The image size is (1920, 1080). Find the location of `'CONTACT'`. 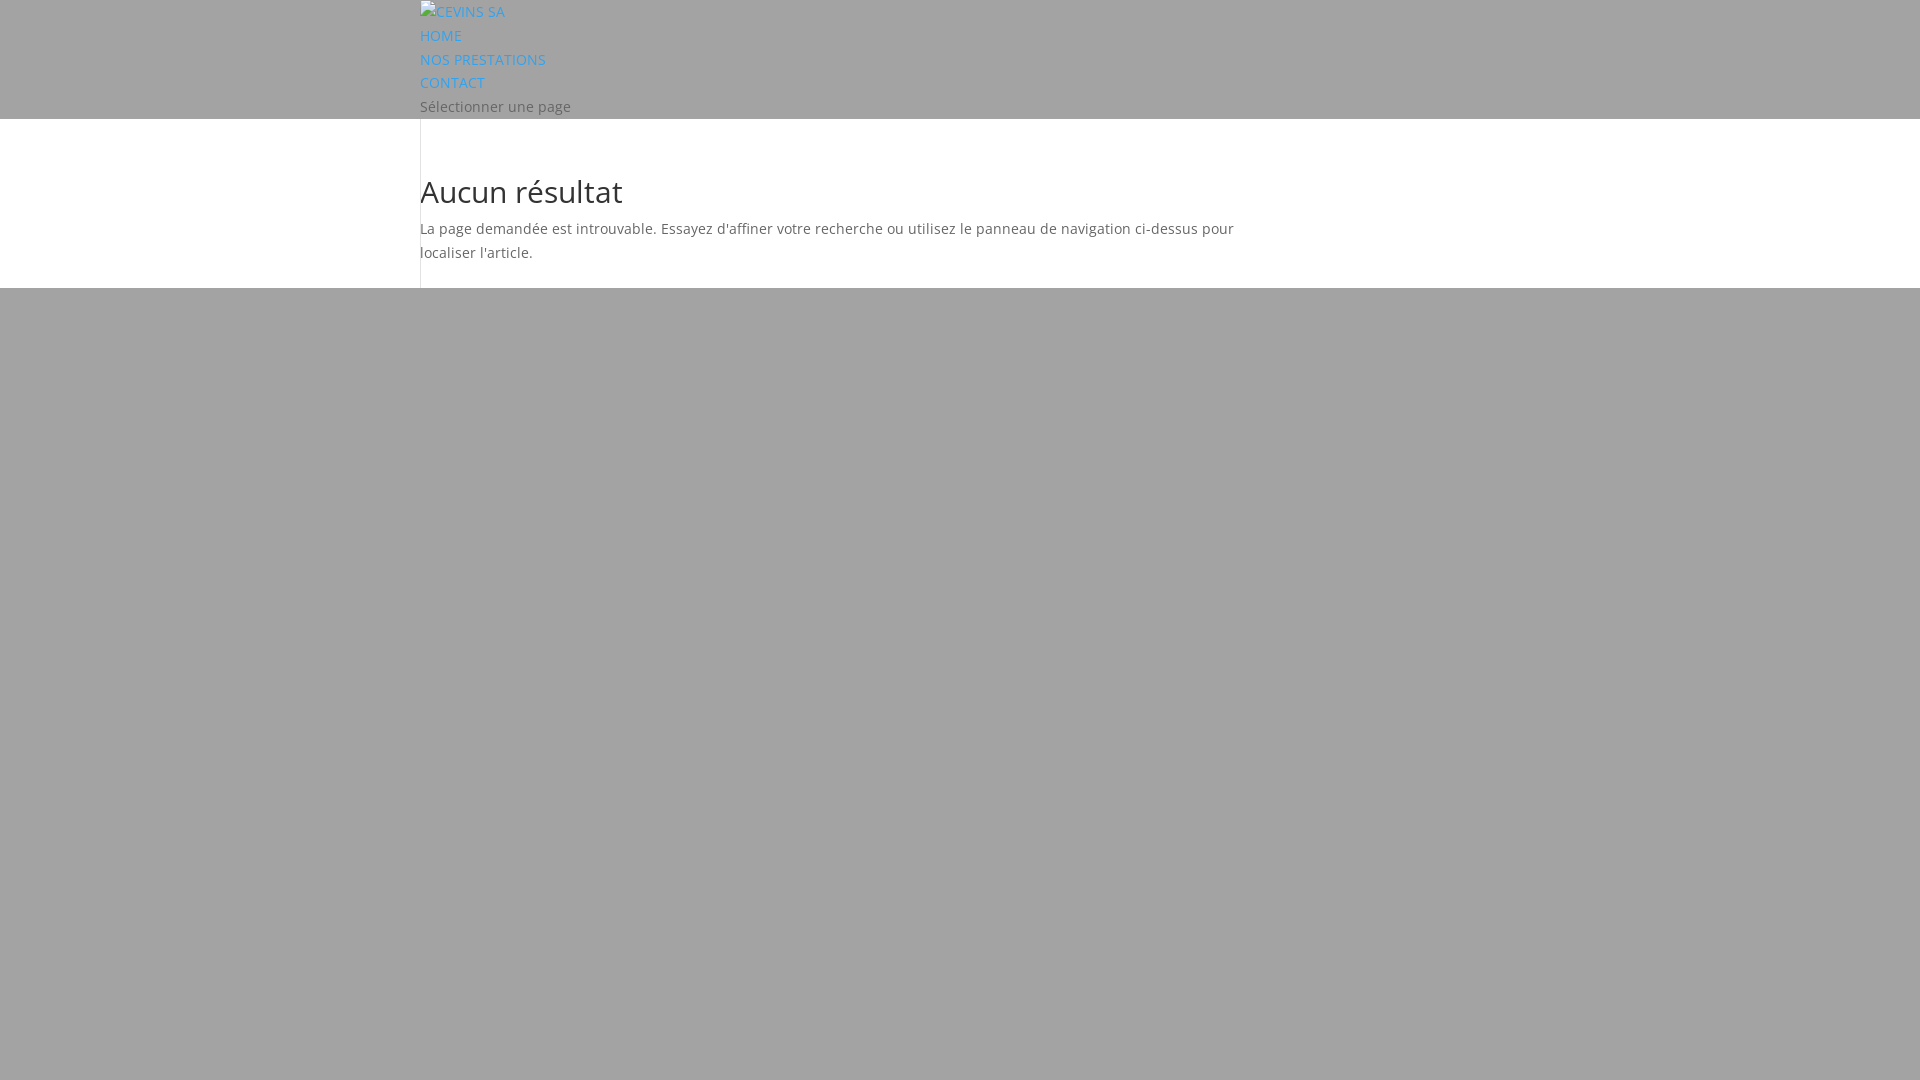

'CONTACT' is located at coordinates (451, 81).